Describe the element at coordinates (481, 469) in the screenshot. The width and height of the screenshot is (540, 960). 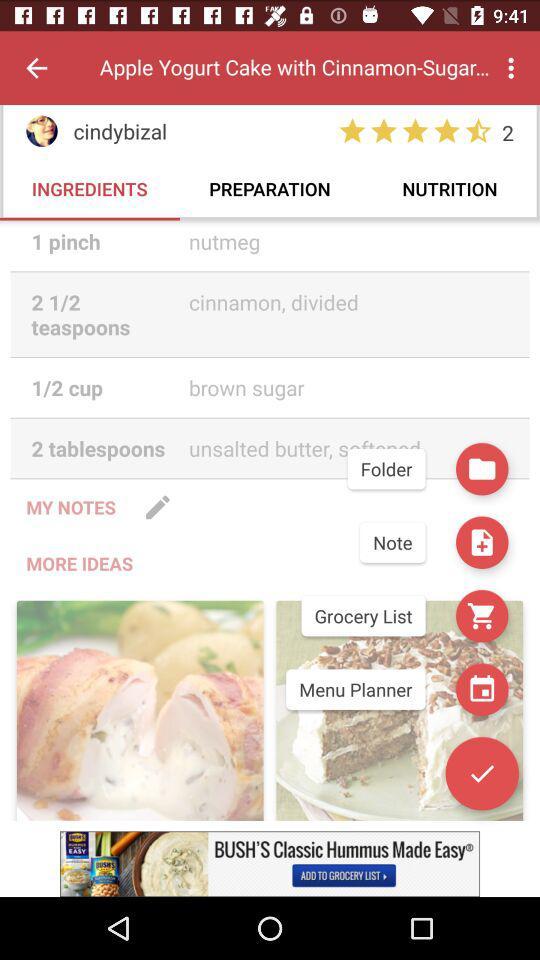
I see `the folder icon` at that location.